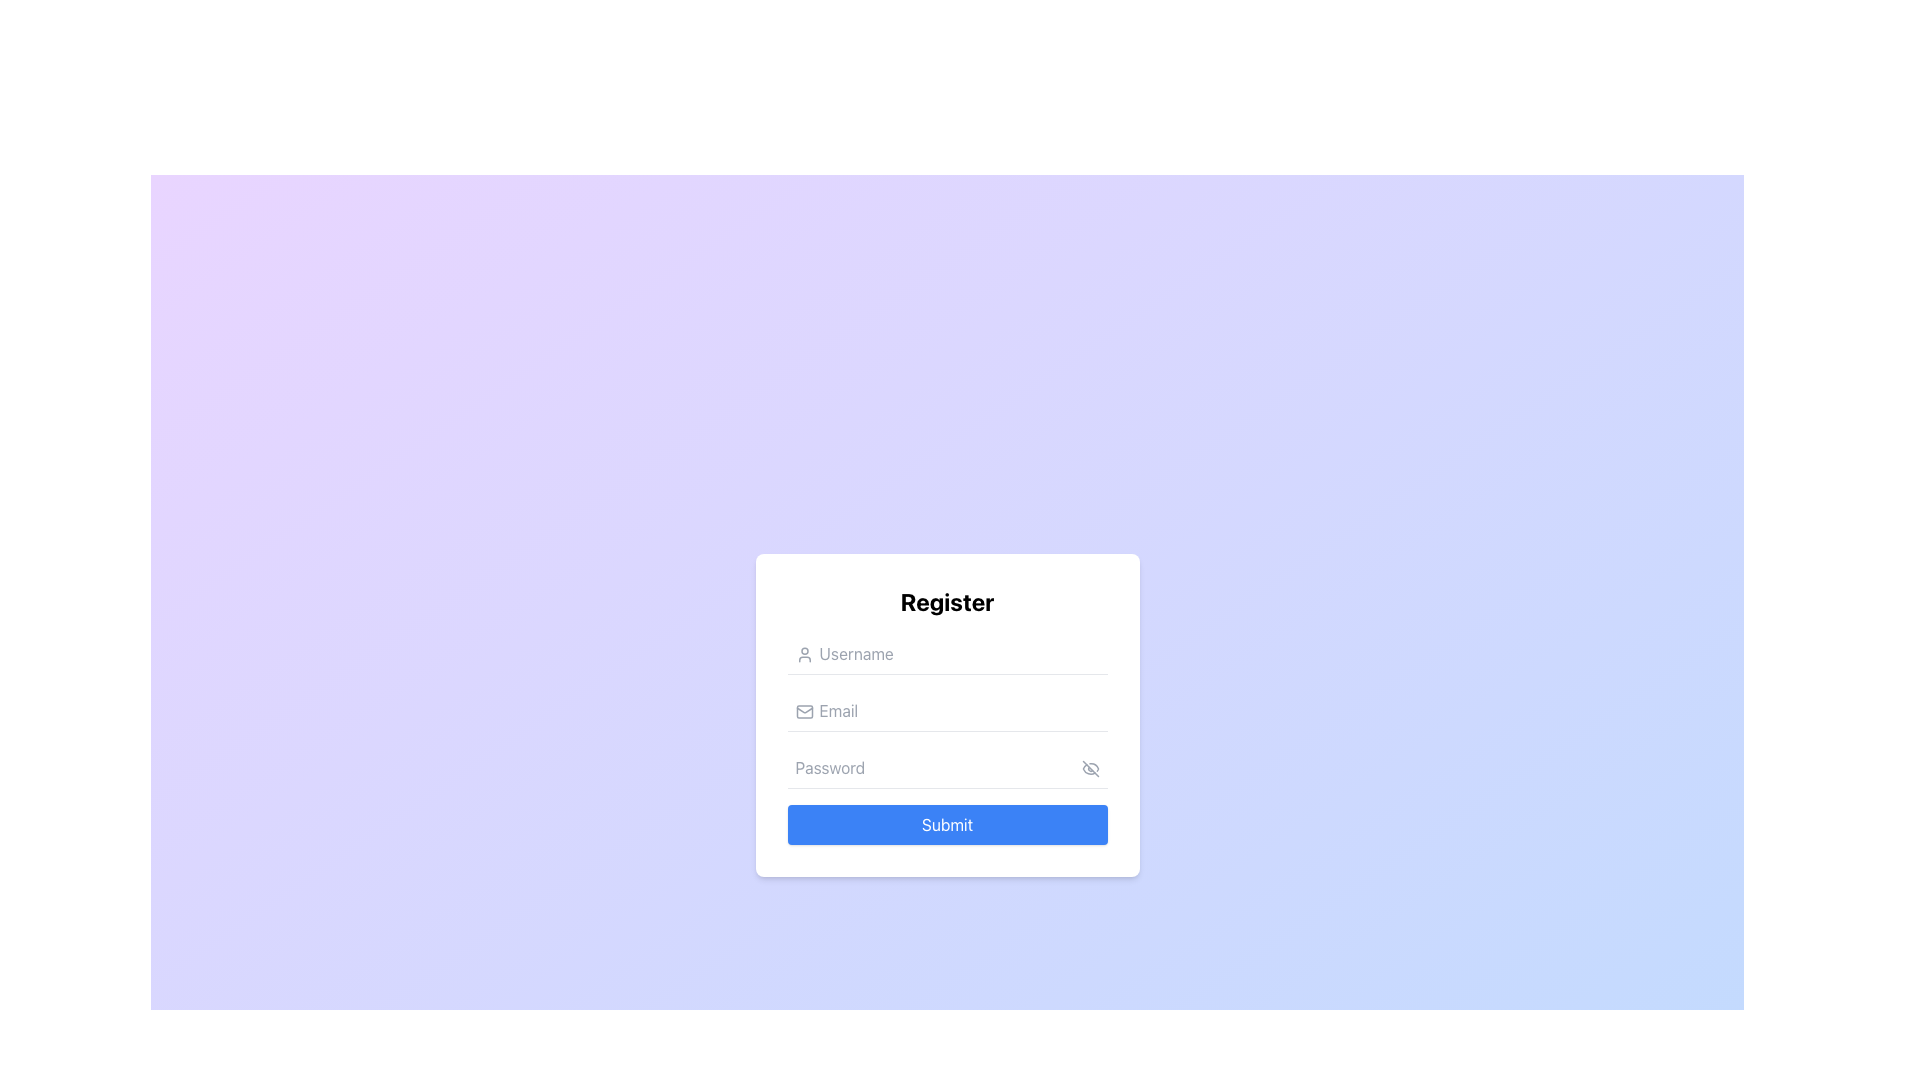  What do you see at coordinates (804, 654) in the screenshot?
I see `the username input field icon, which is located on the left side of the 'Username' input box in the registration form` at bounding box center [804, 654].